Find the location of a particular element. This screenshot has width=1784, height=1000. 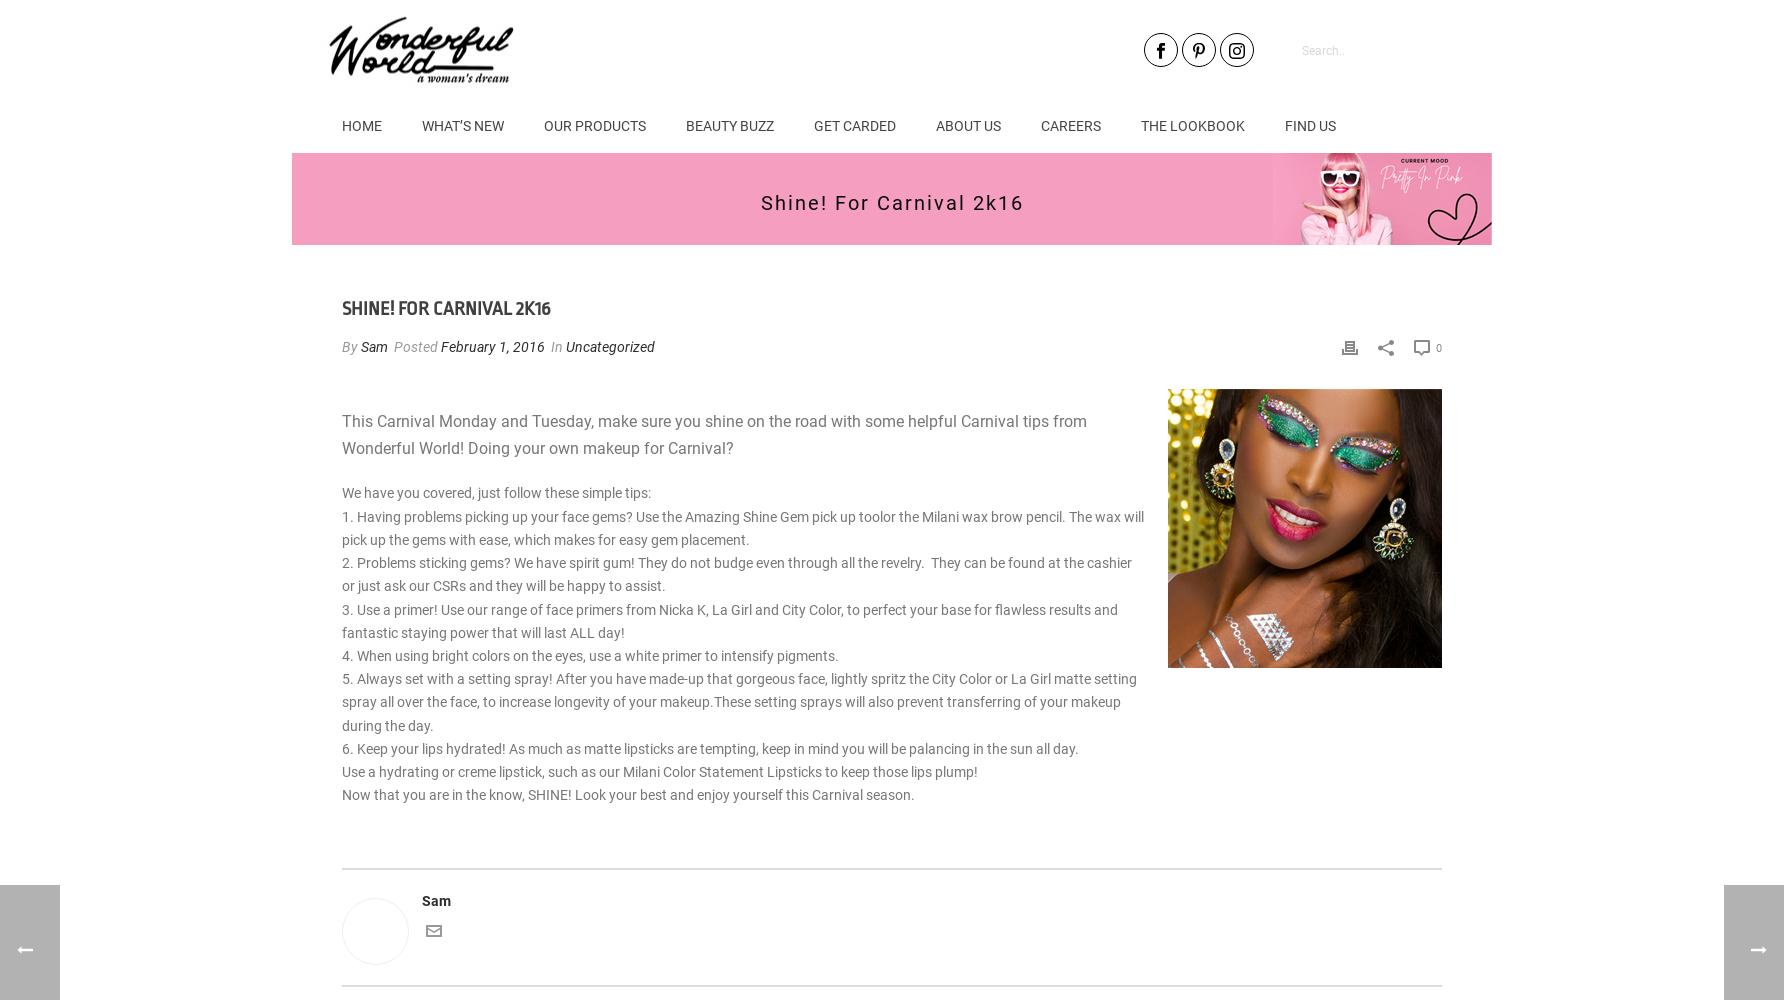

'6. Keep your lips hydrated! As much as matte lipsticks are tempting, keep in mind you will be palancing in the sun all day.' is located at coordinates (710, 747).